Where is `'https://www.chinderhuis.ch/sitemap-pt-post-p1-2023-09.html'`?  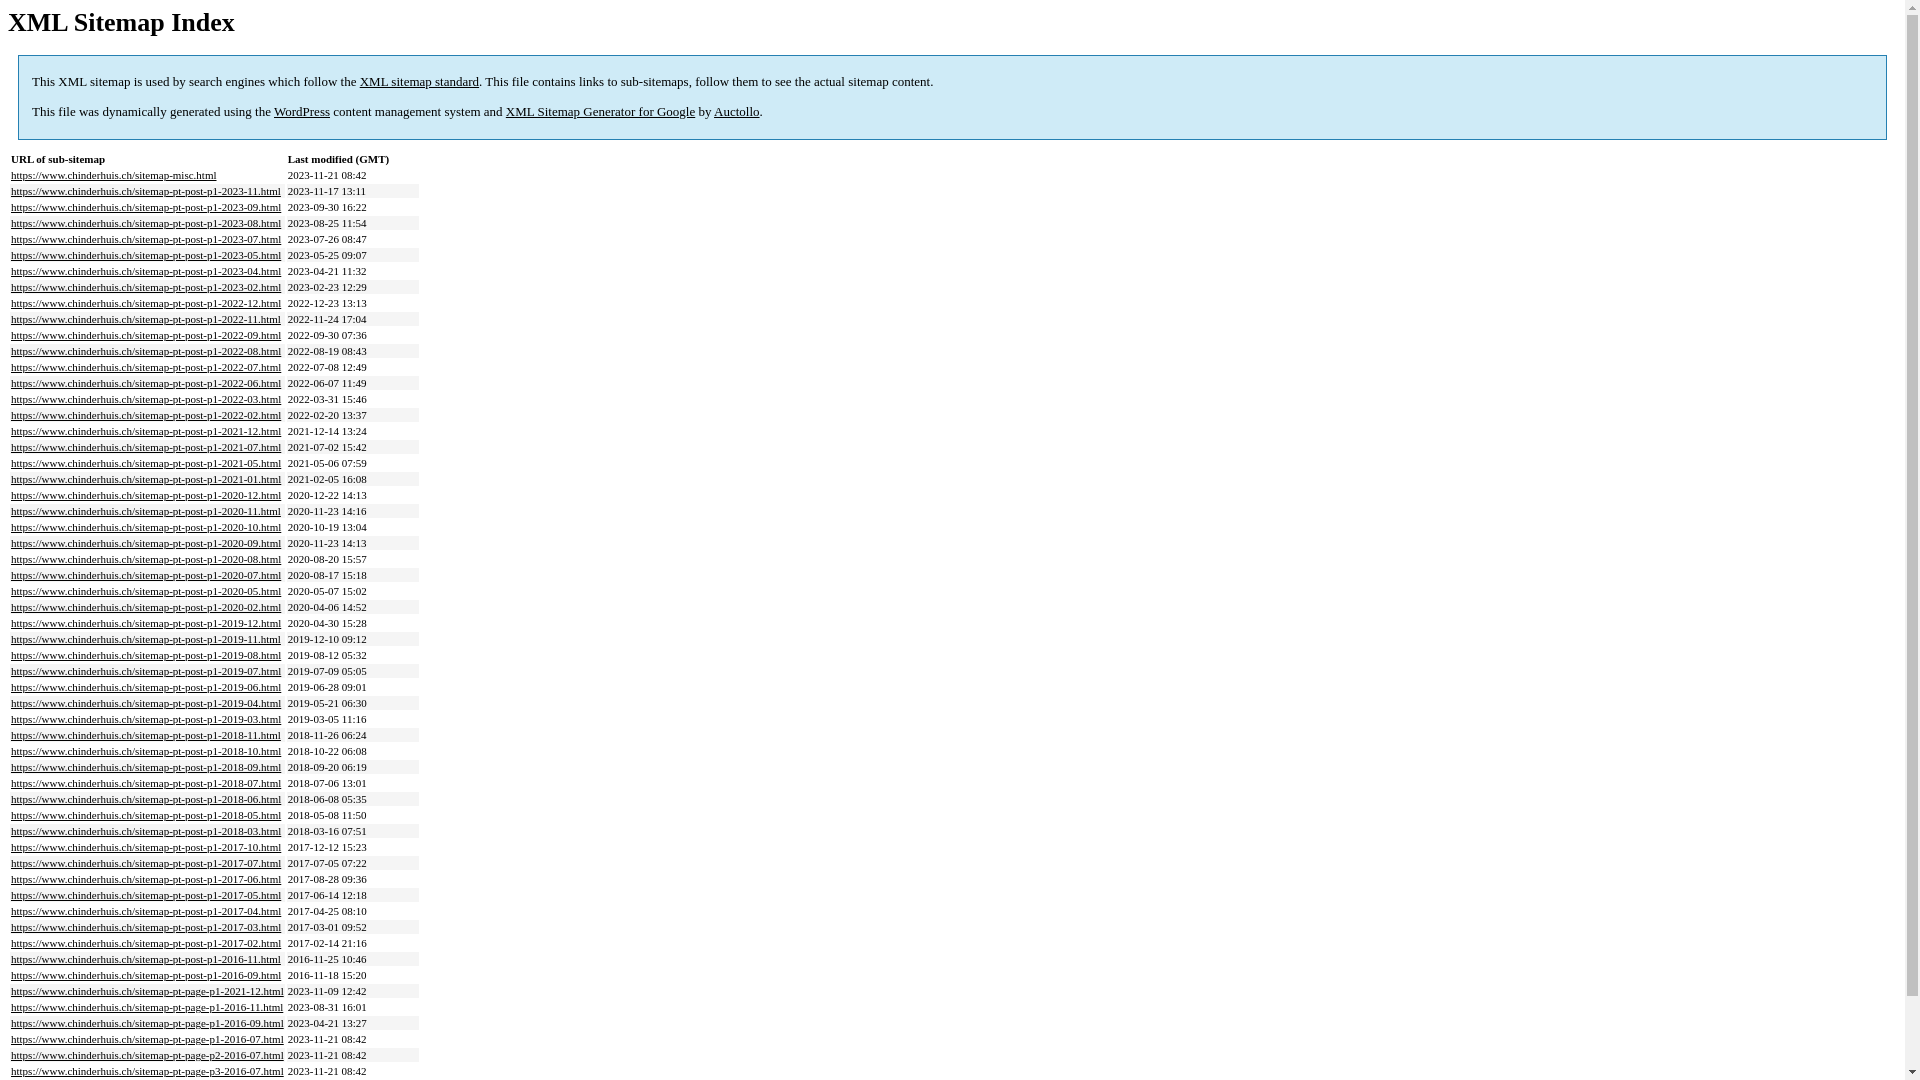 'https://www.chinderhuis.ch/sitemap-pt-post-p1-2023-09.html' is located at coordinates (144, 207).